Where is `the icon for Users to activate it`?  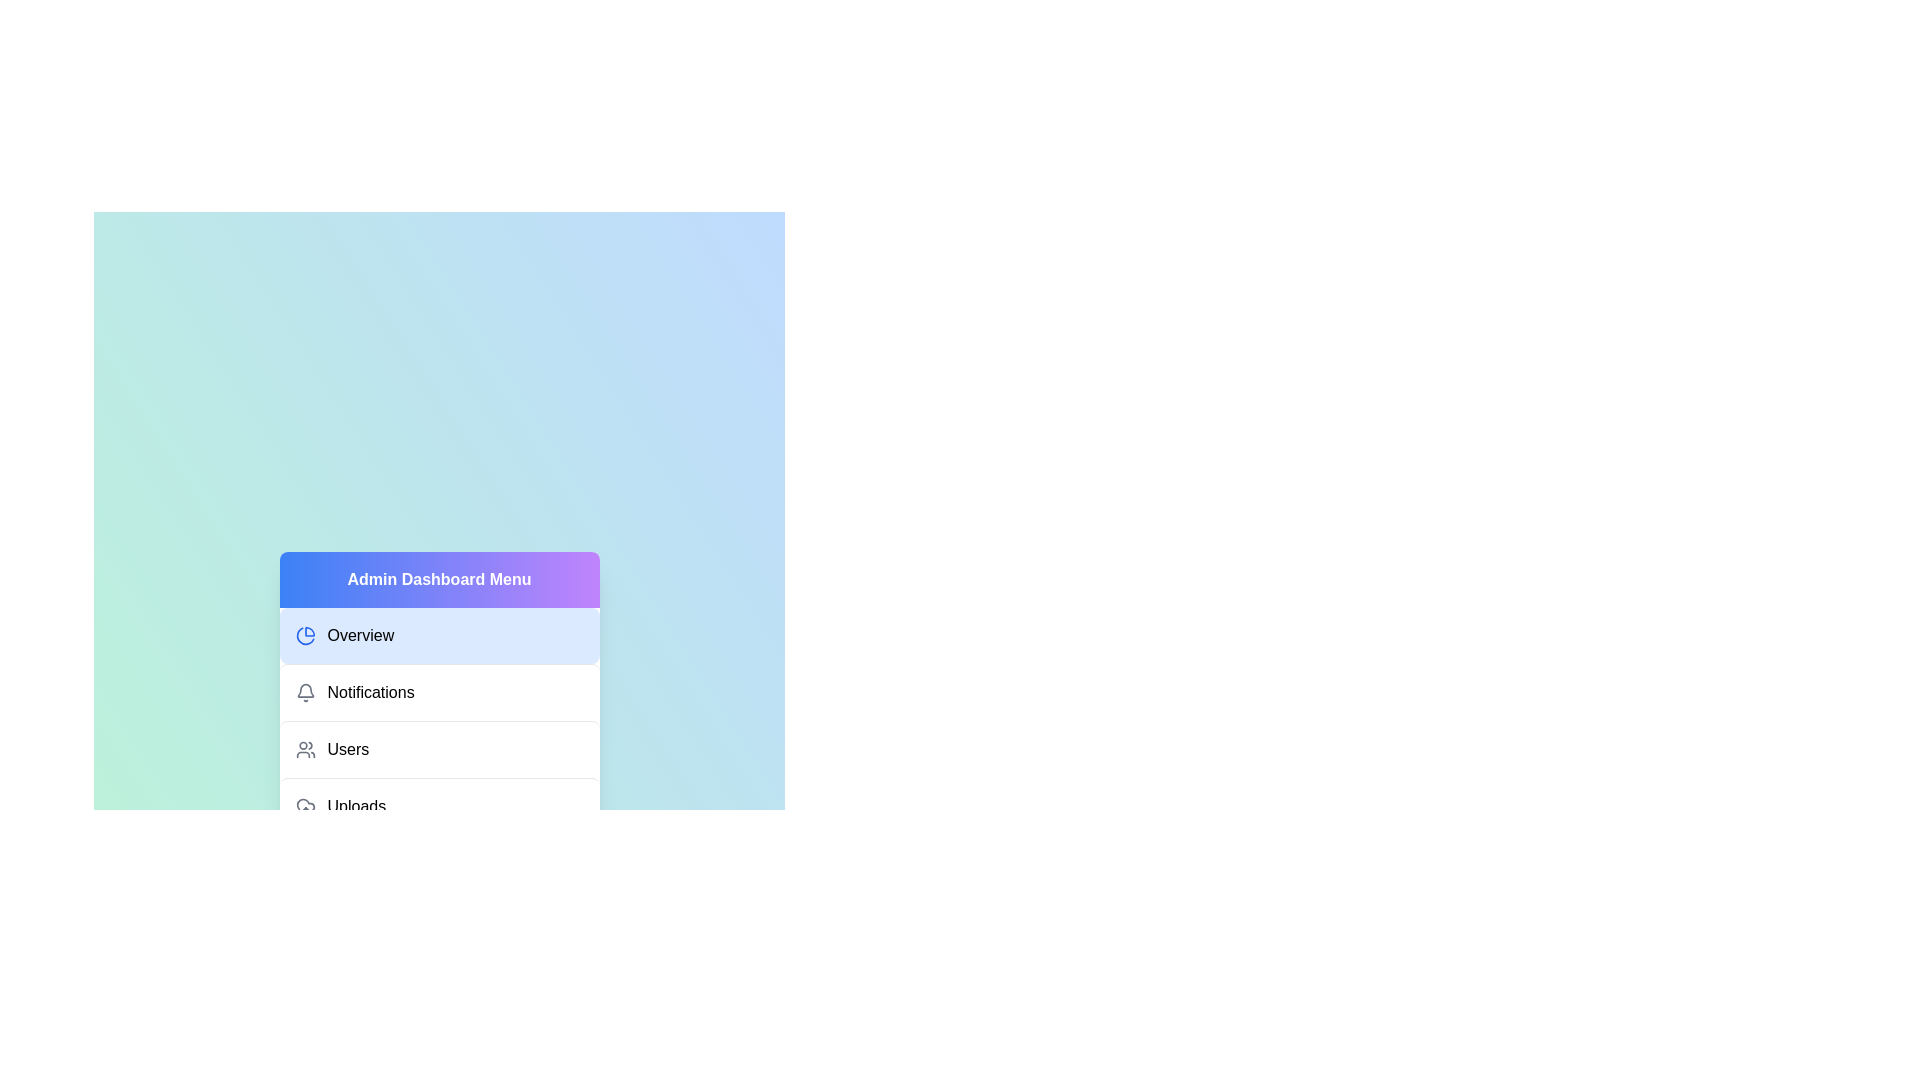
the icon for Users to activate it is located at coordinates (304, 749).